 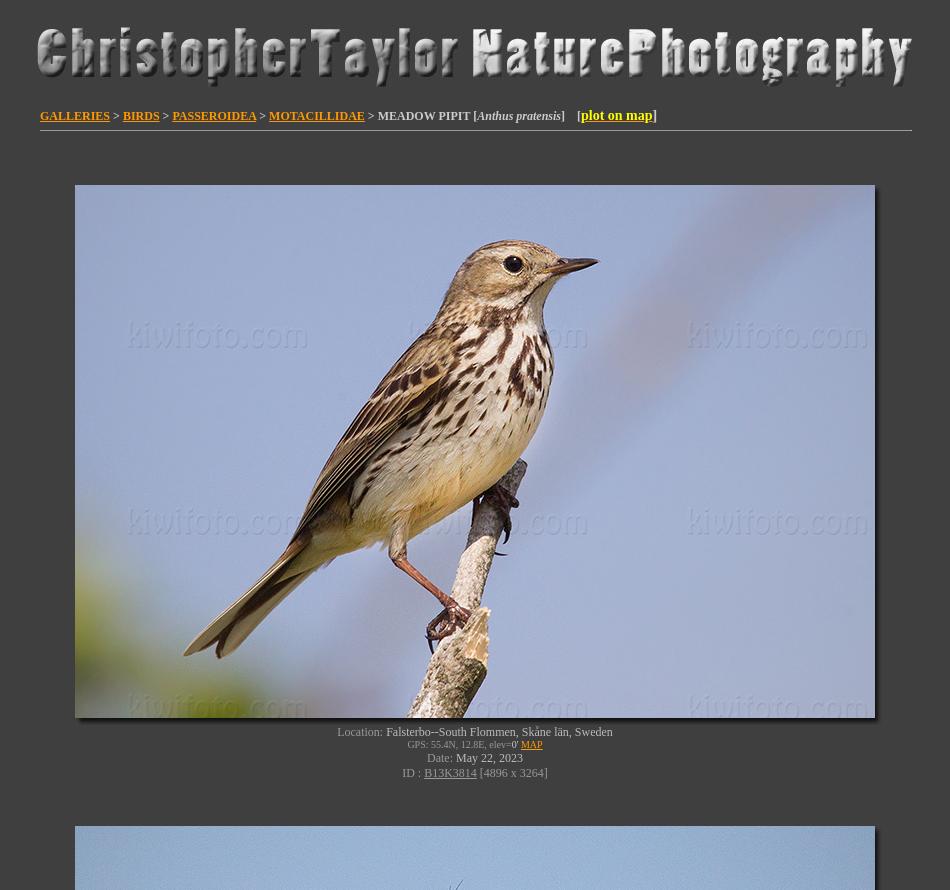 I want to click on ']    [', so click(x=560, y=114).